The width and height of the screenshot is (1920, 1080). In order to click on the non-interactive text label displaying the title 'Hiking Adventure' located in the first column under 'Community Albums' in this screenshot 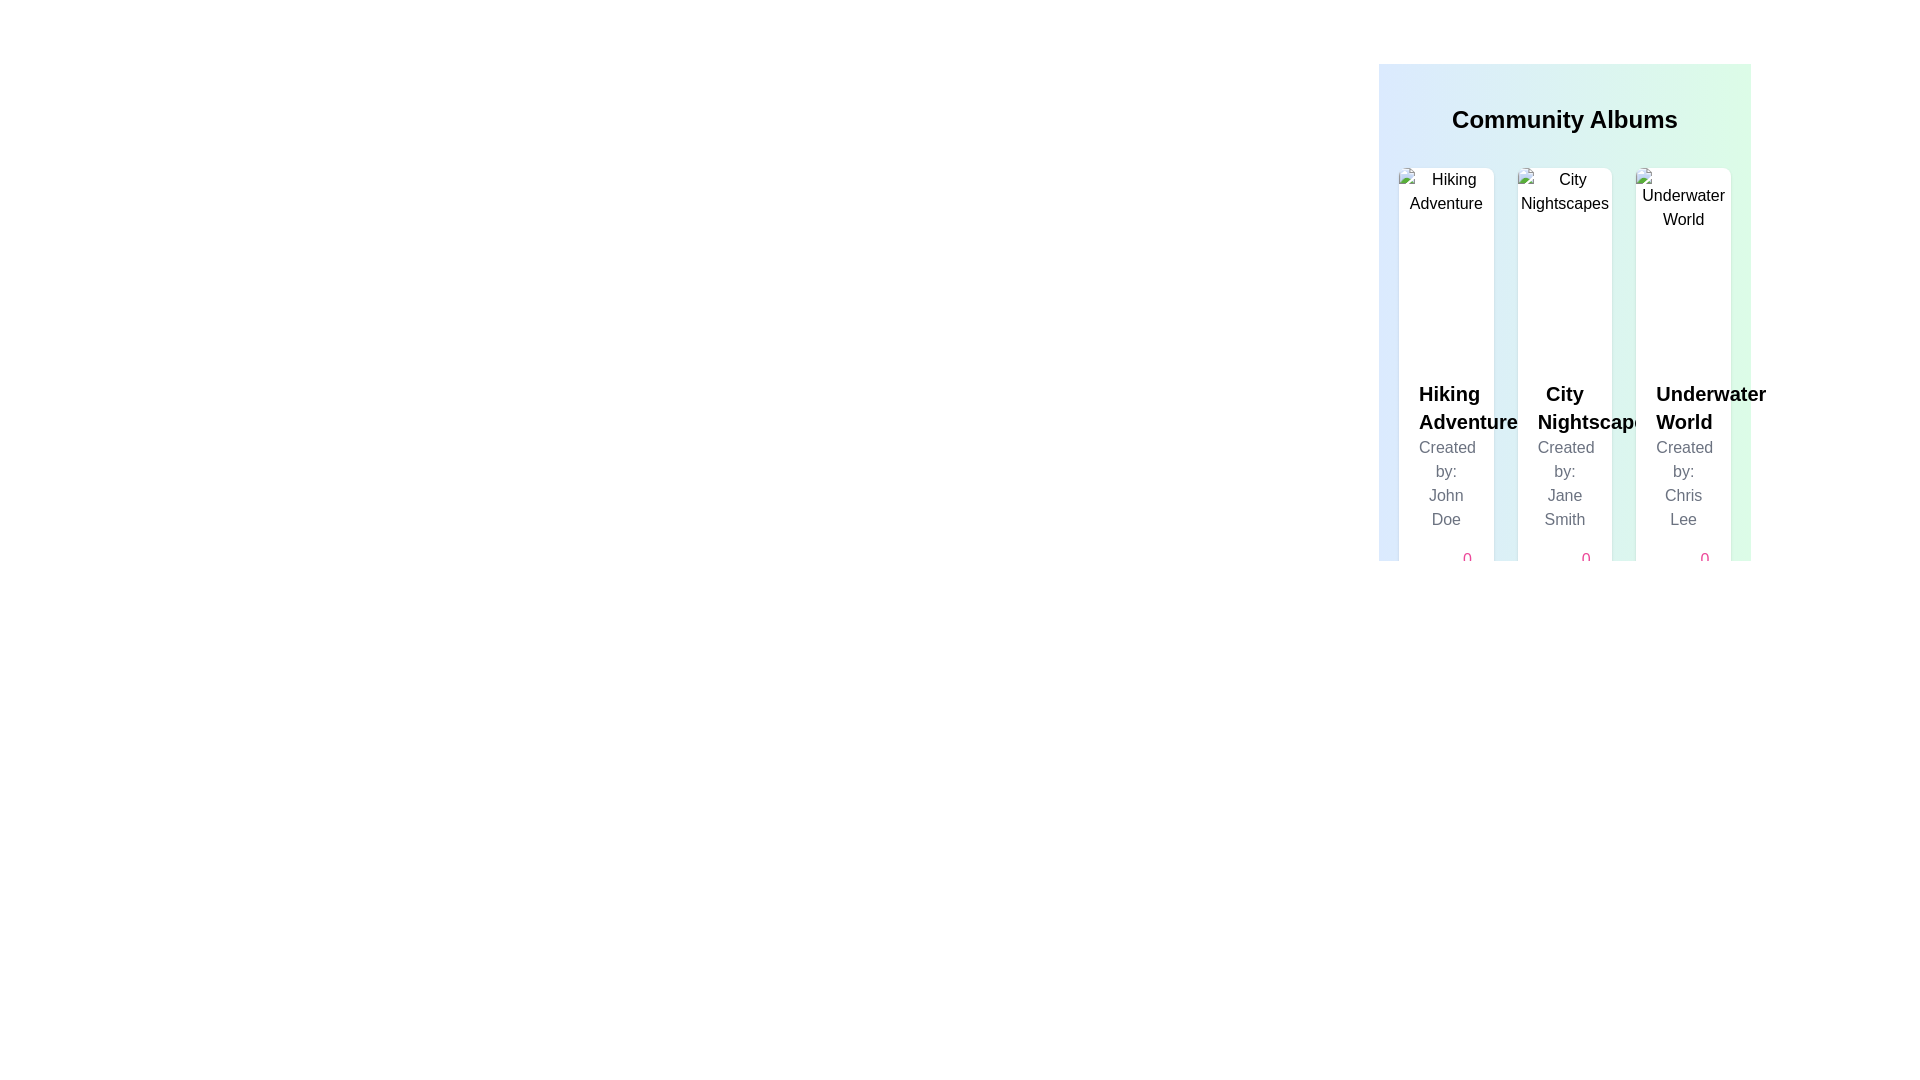, I will do `click(1446, 407)`.